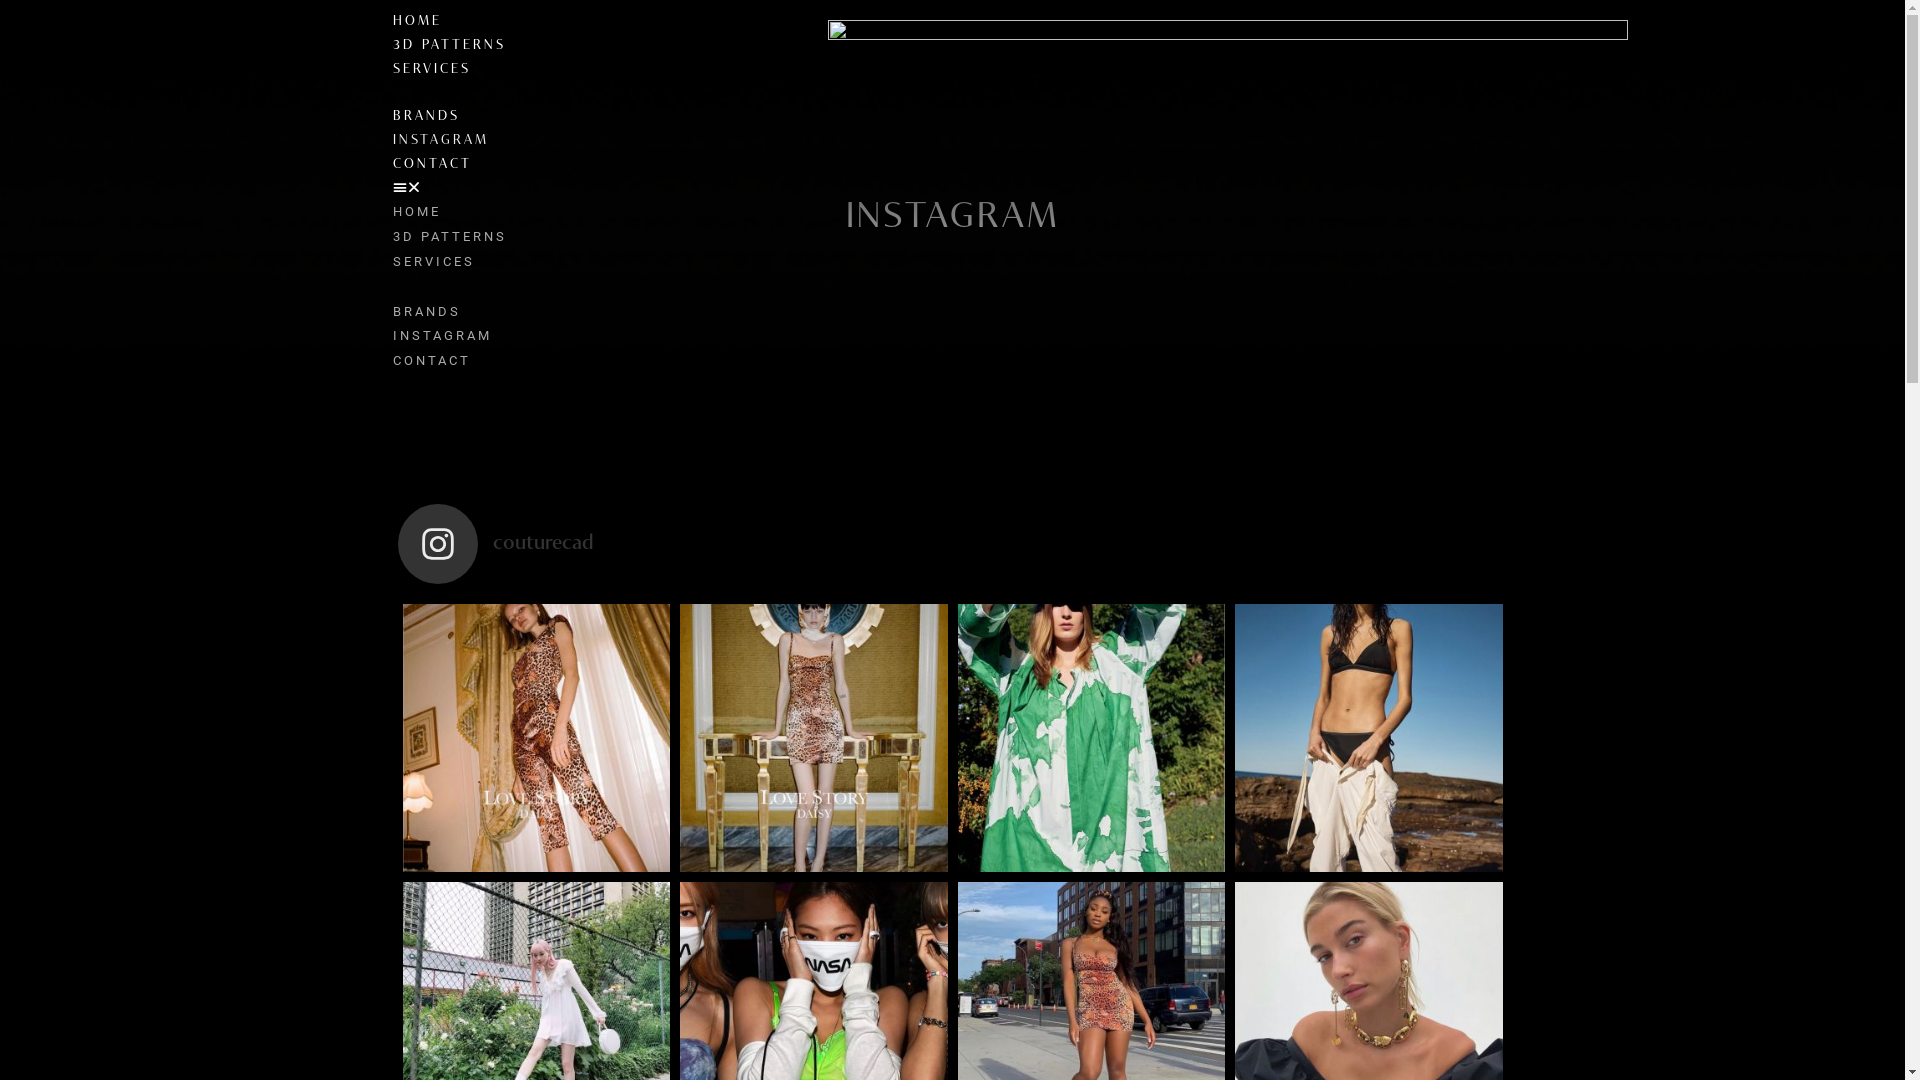 The width and height of the screenshot is (1920, 1080). I want to click on 'HOME', so click(415, 21).